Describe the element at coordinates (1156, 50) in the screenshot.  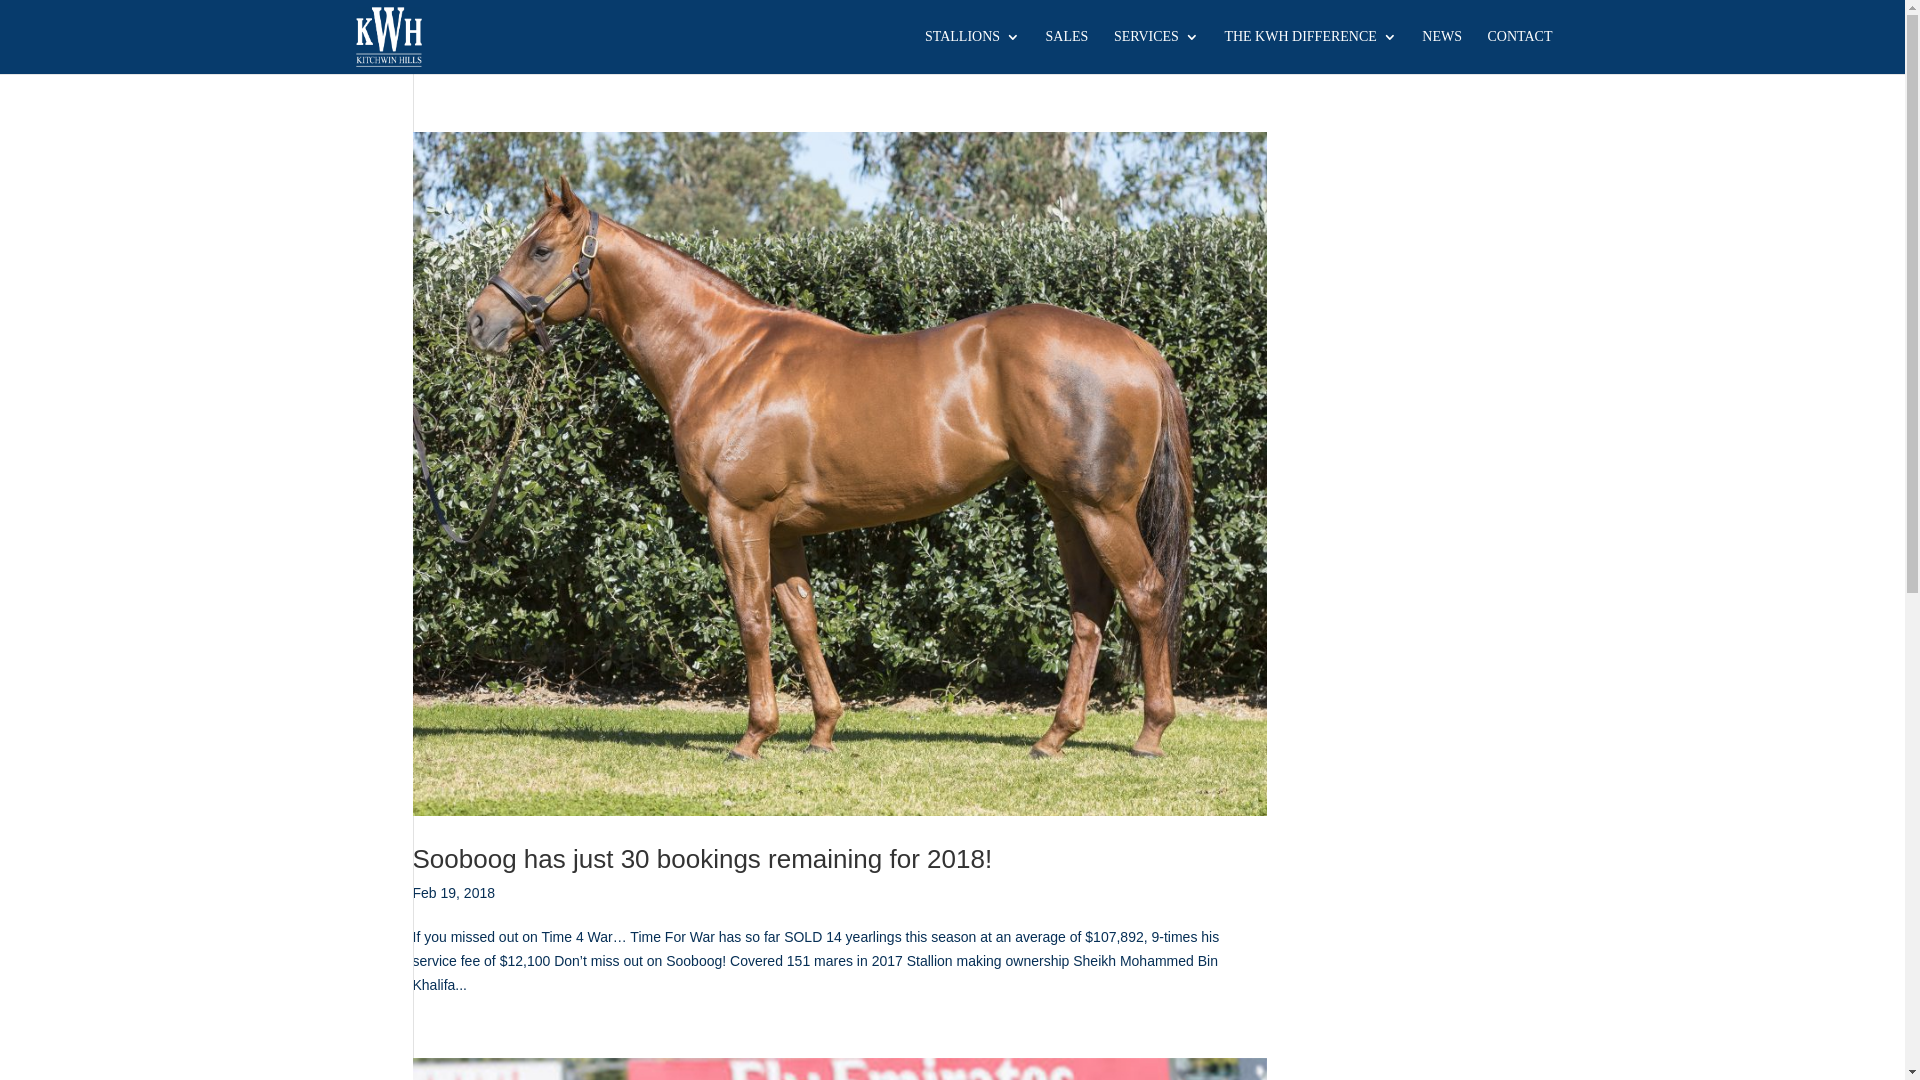
I see `'SERVICES'` at that location.